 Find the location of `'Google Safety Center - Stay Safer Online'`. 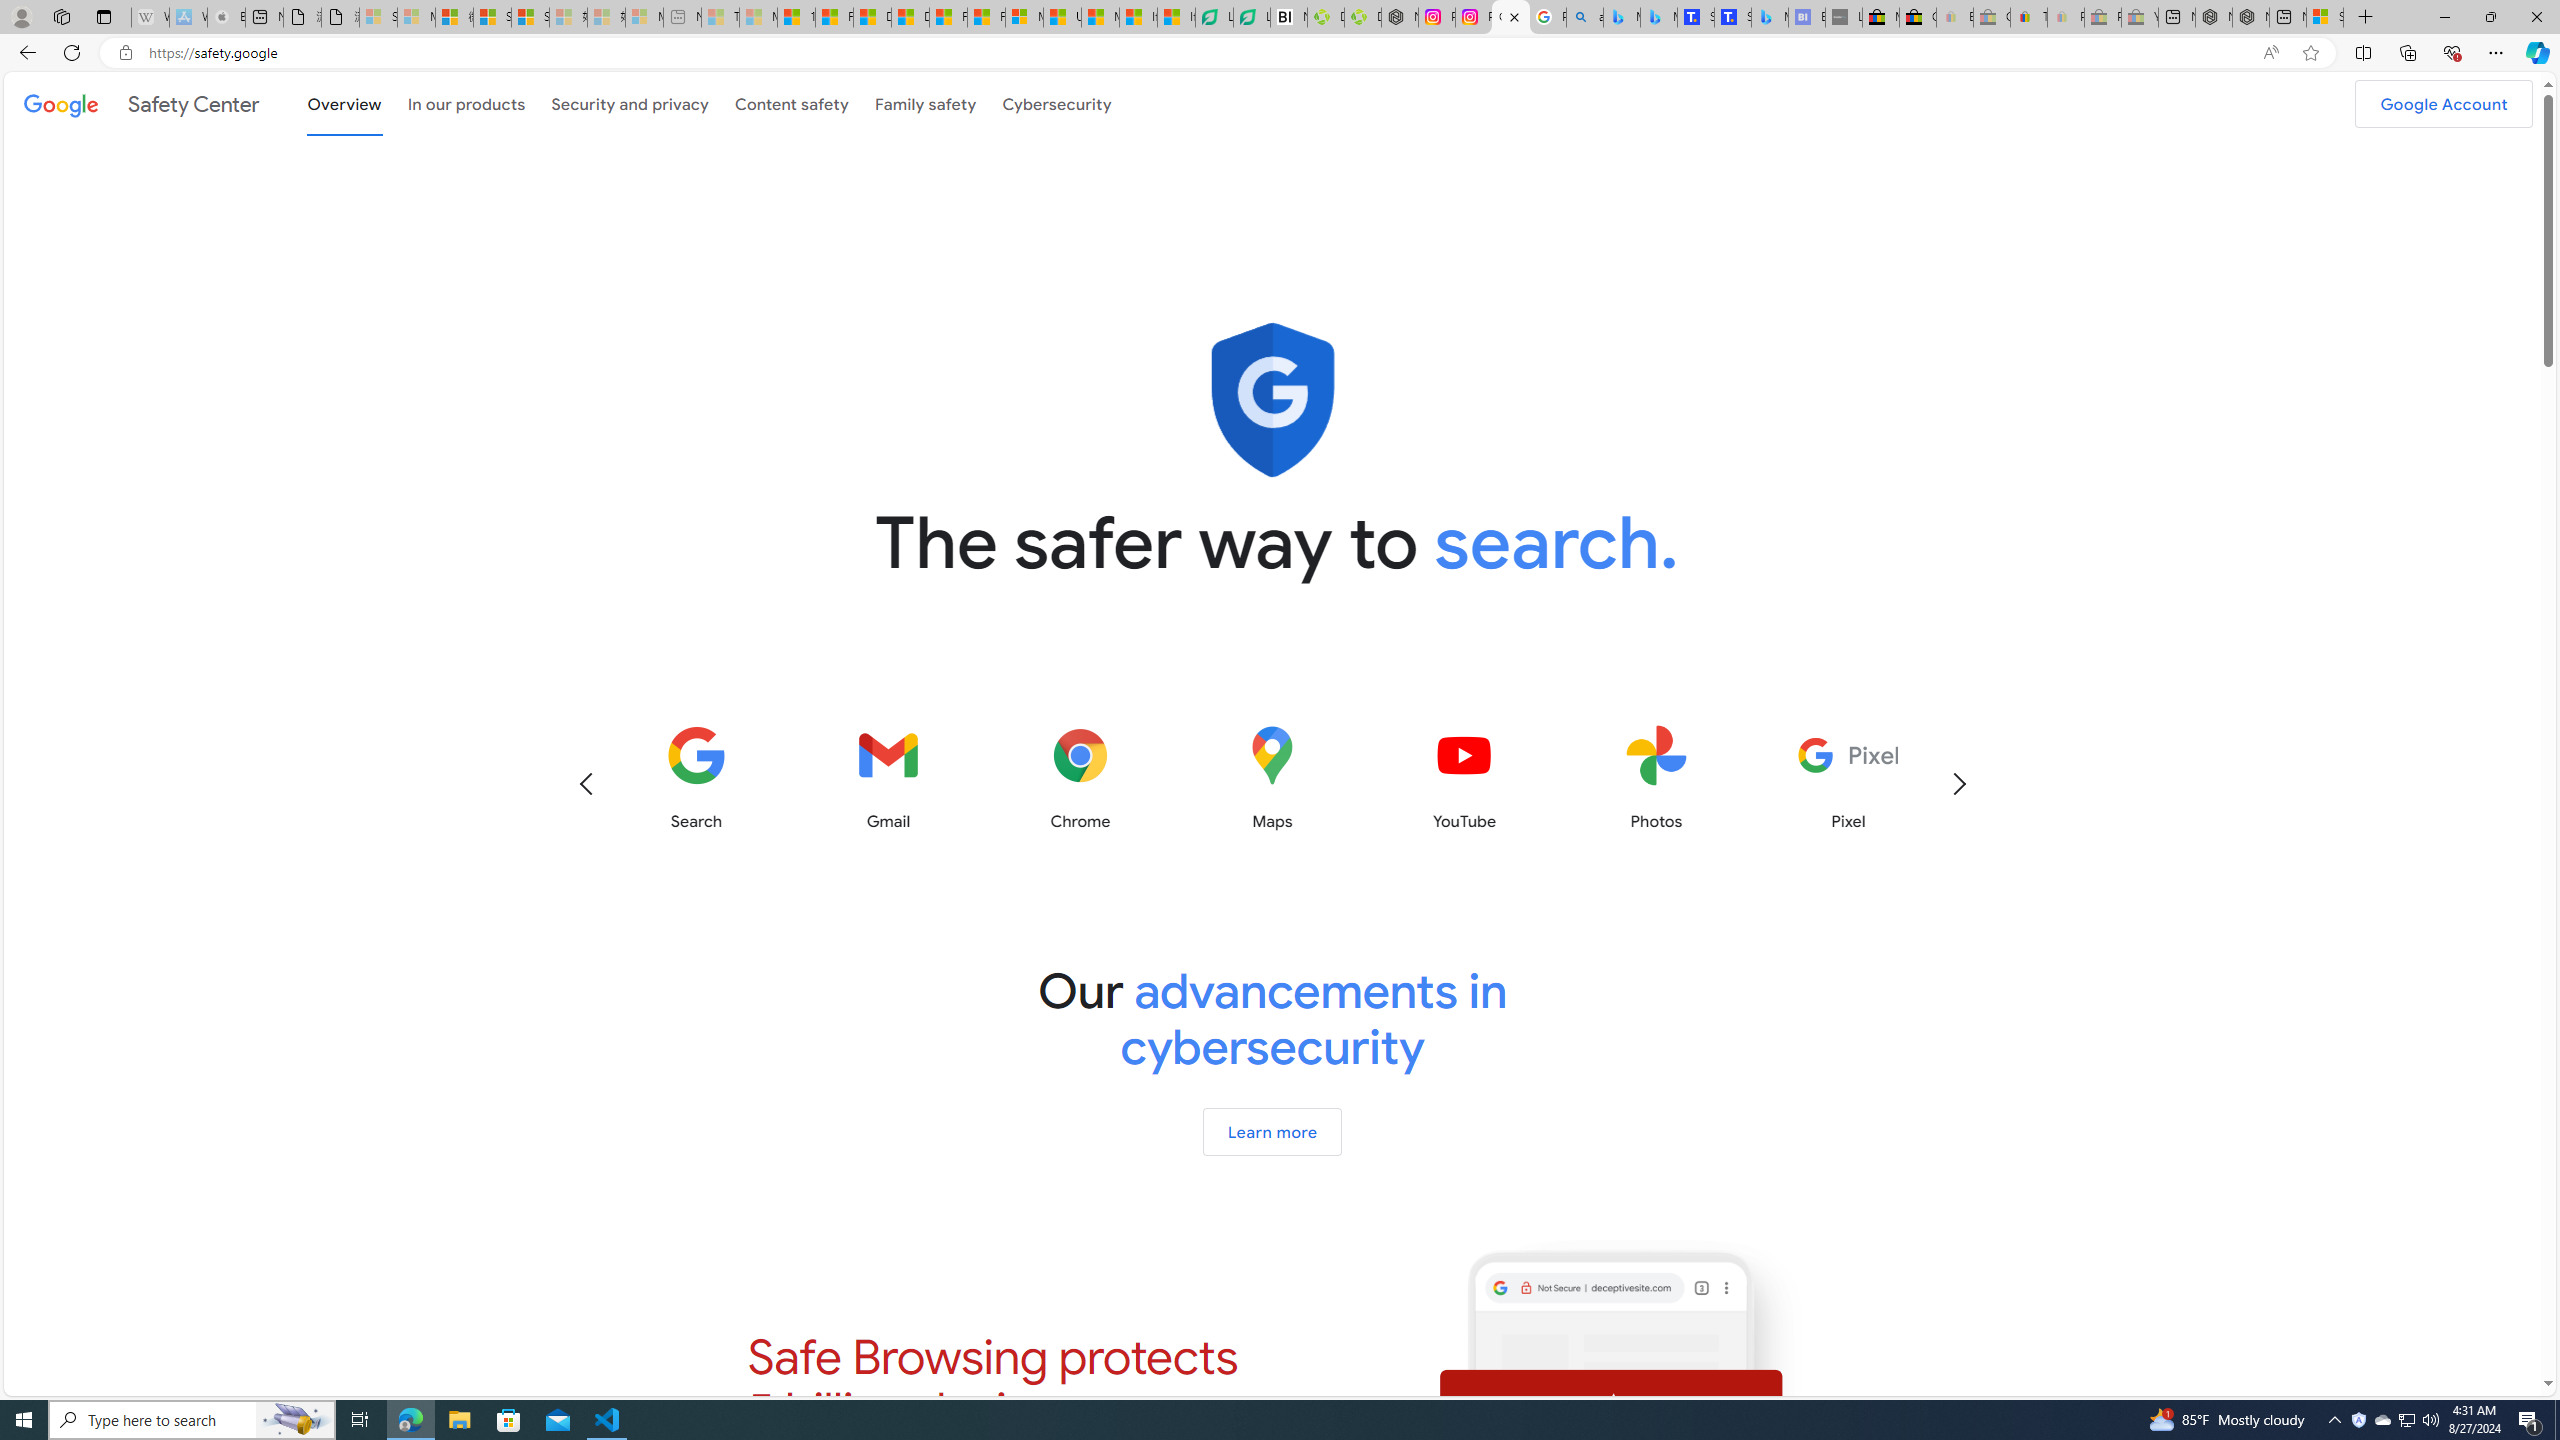

'Google Safety Center - Stay Safer Online' is located at coordinates (1511, 16).